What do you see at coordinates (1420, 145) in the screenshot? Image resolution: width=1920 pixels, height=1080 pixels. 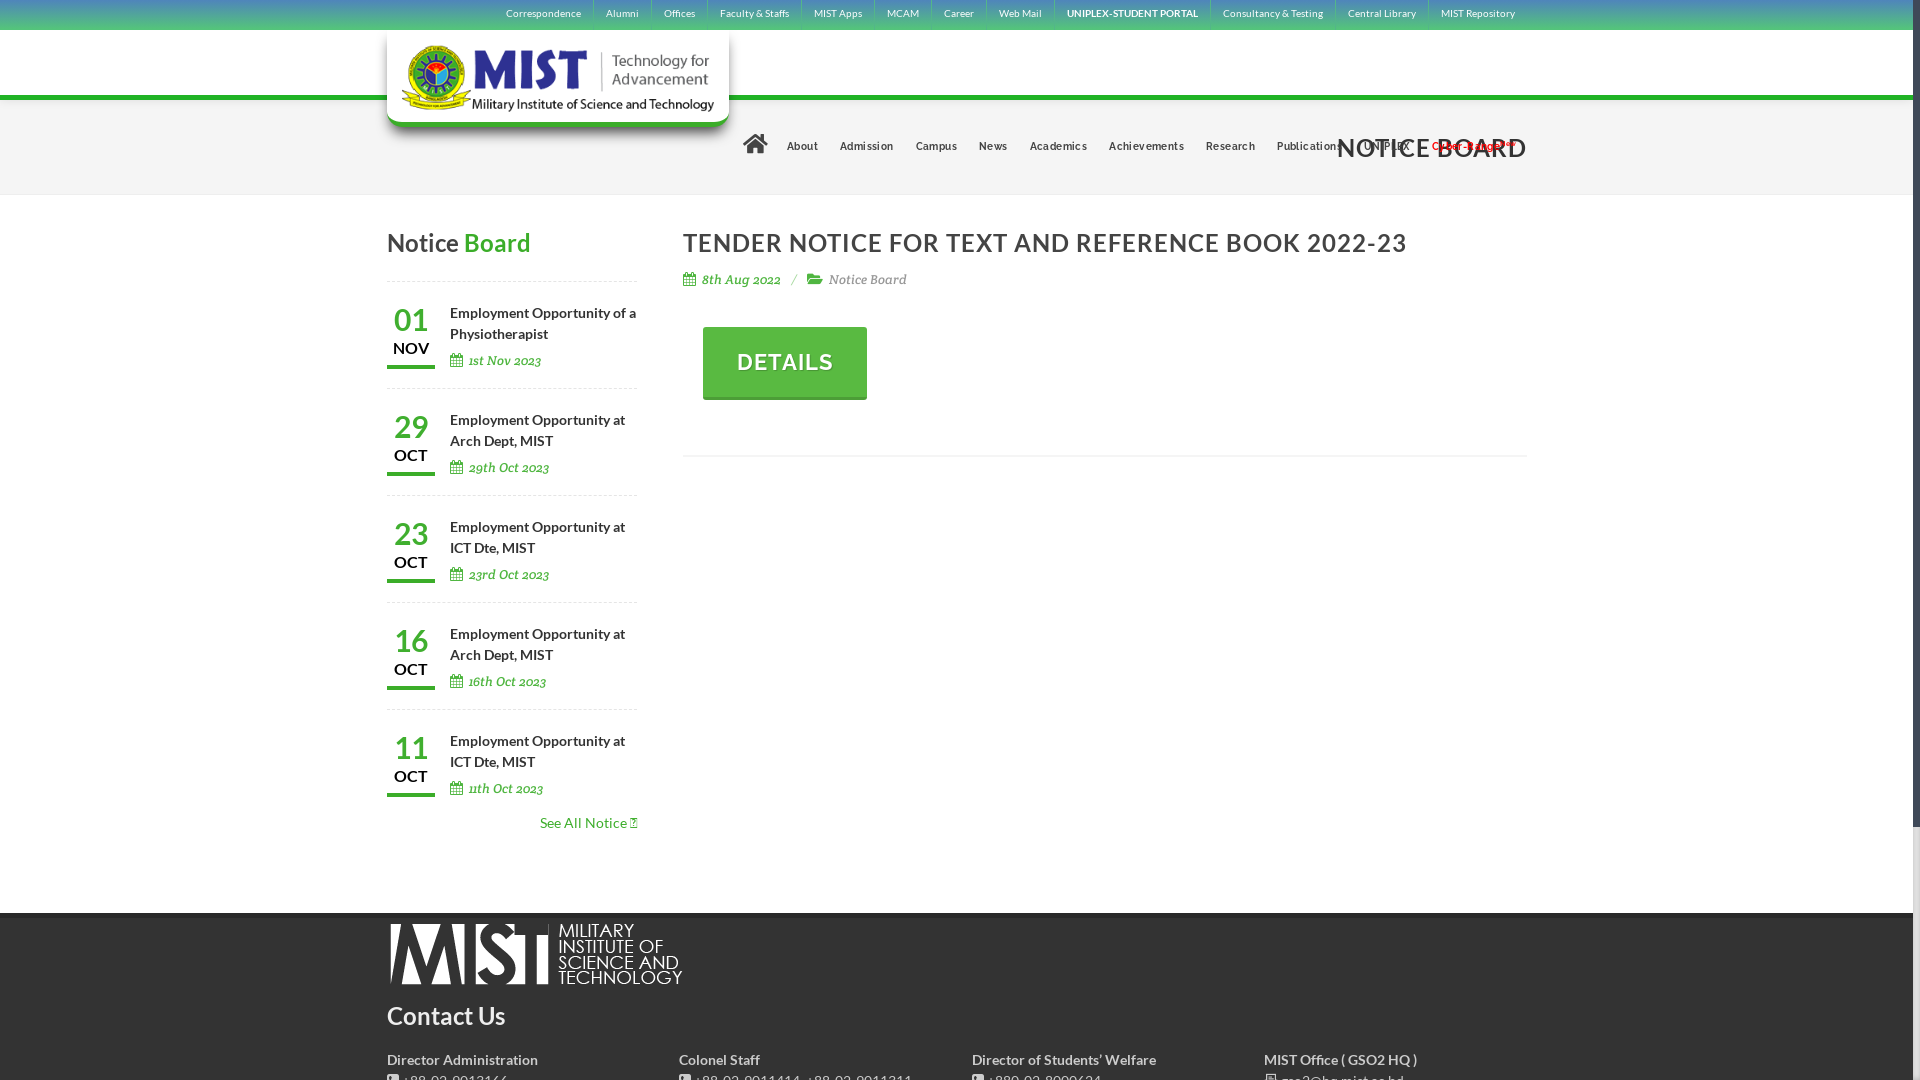 I see `'Cyber-Range'` at bounding box center [1420, 145].